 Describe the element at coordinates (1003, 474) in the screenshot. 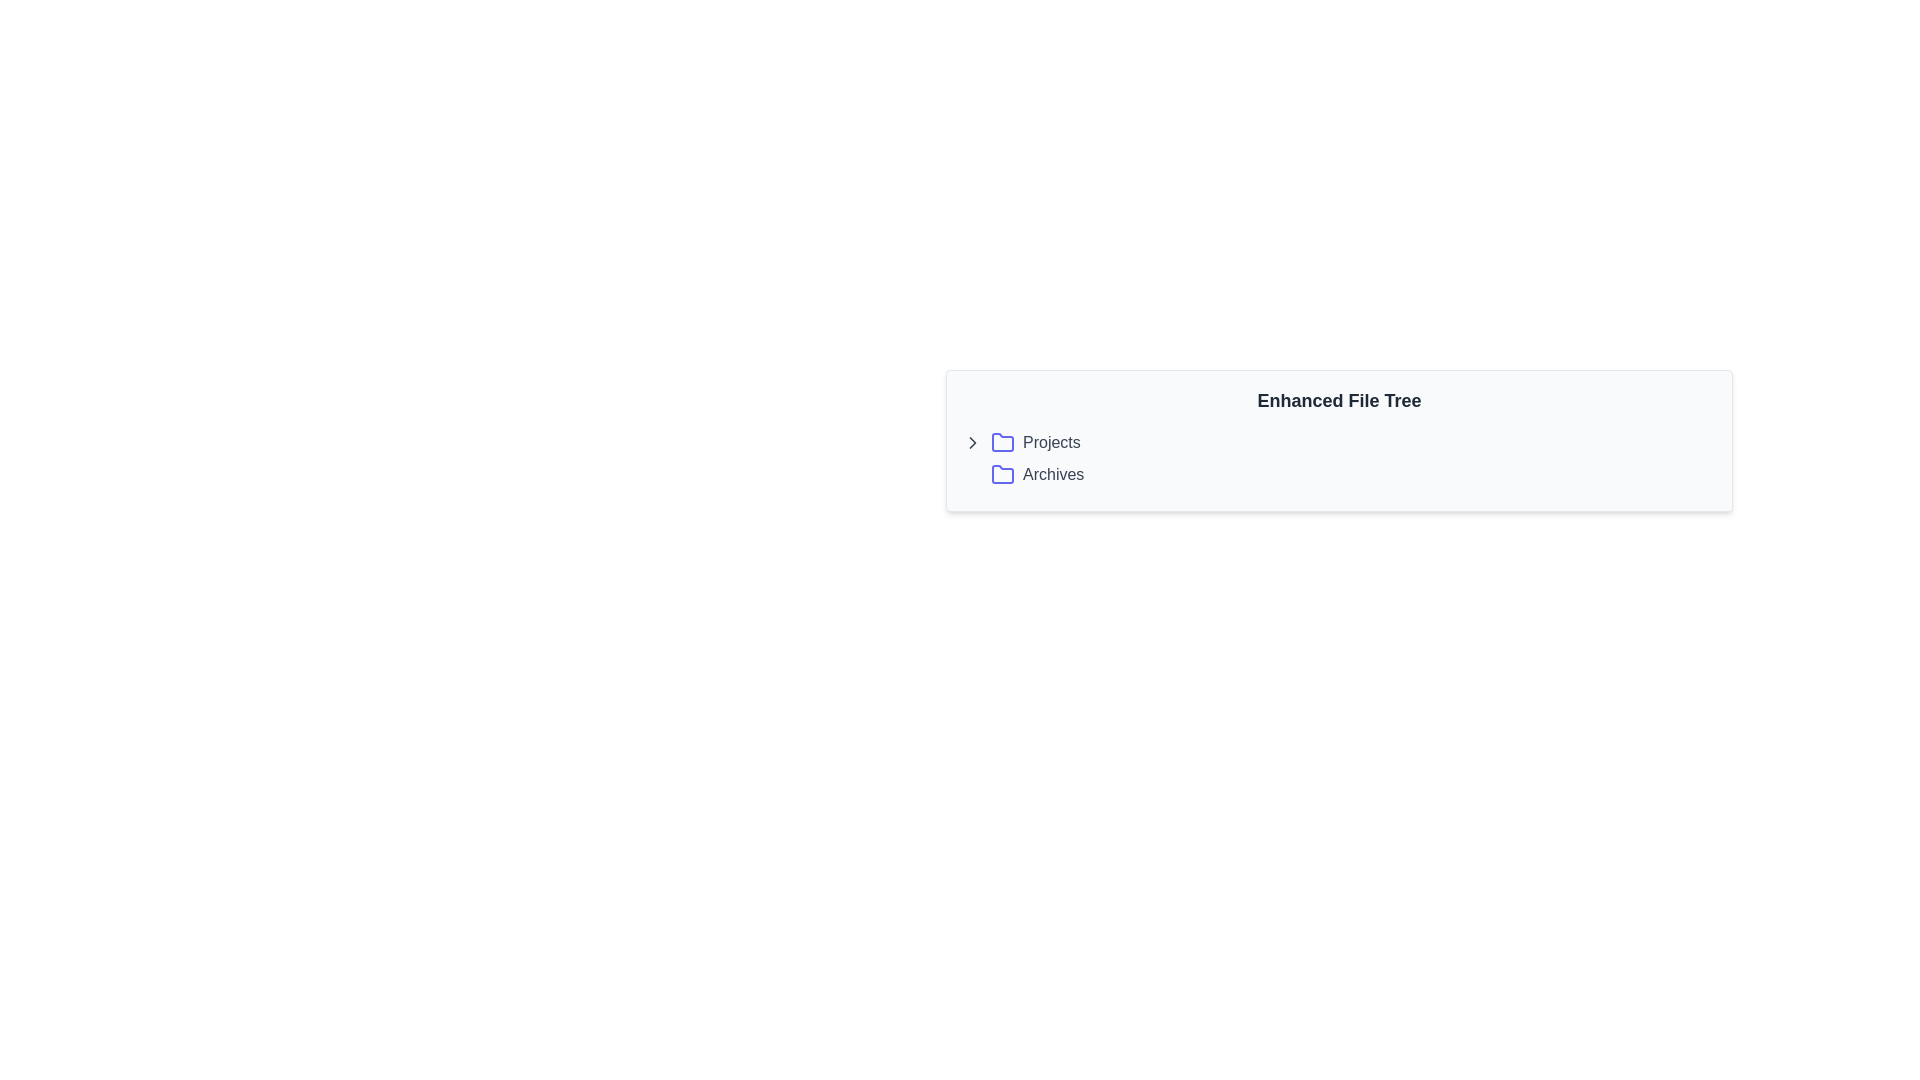

I see `the indigo folder icon located to the left of the text 'Archives' in the file tree interface` at that location.